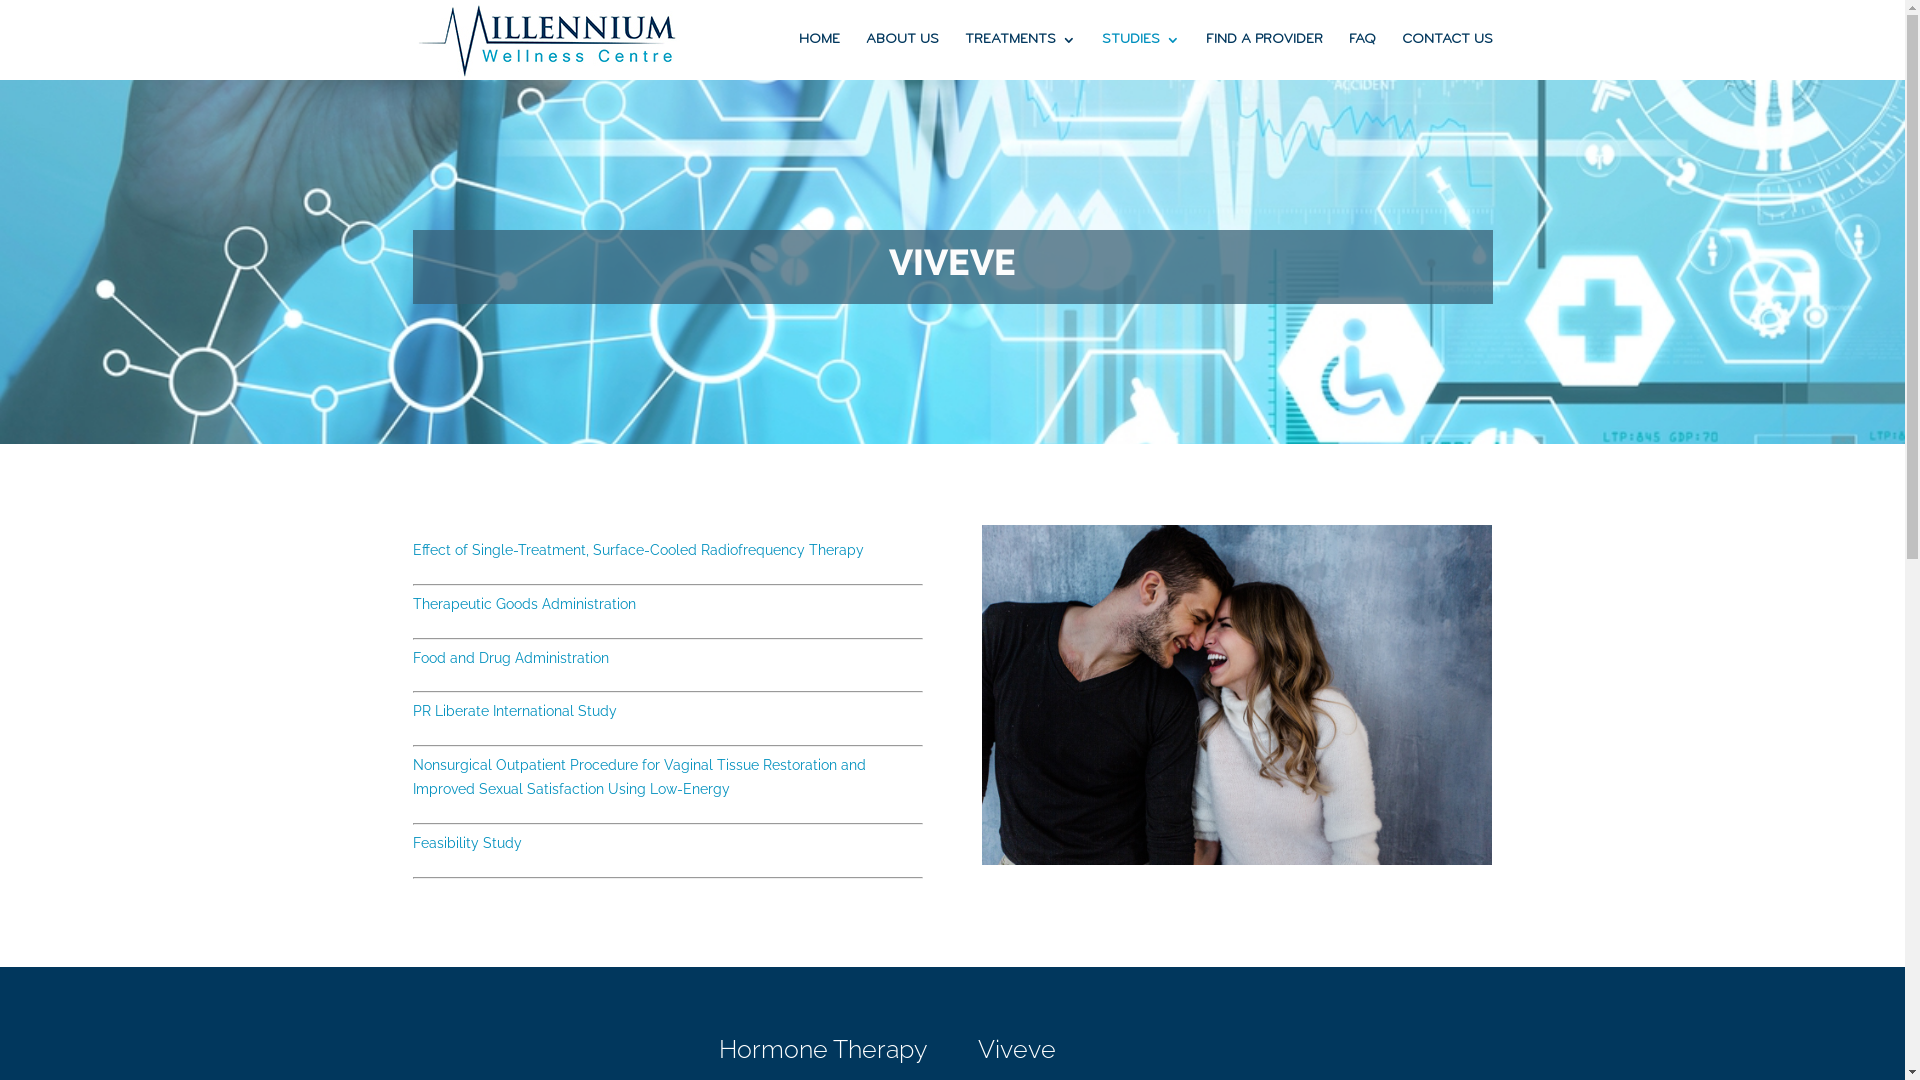  What do you see at coordinates (1019, 55) in the screenshot?
I see `'TREATMENTS'` at bounding box center [1019, 55].